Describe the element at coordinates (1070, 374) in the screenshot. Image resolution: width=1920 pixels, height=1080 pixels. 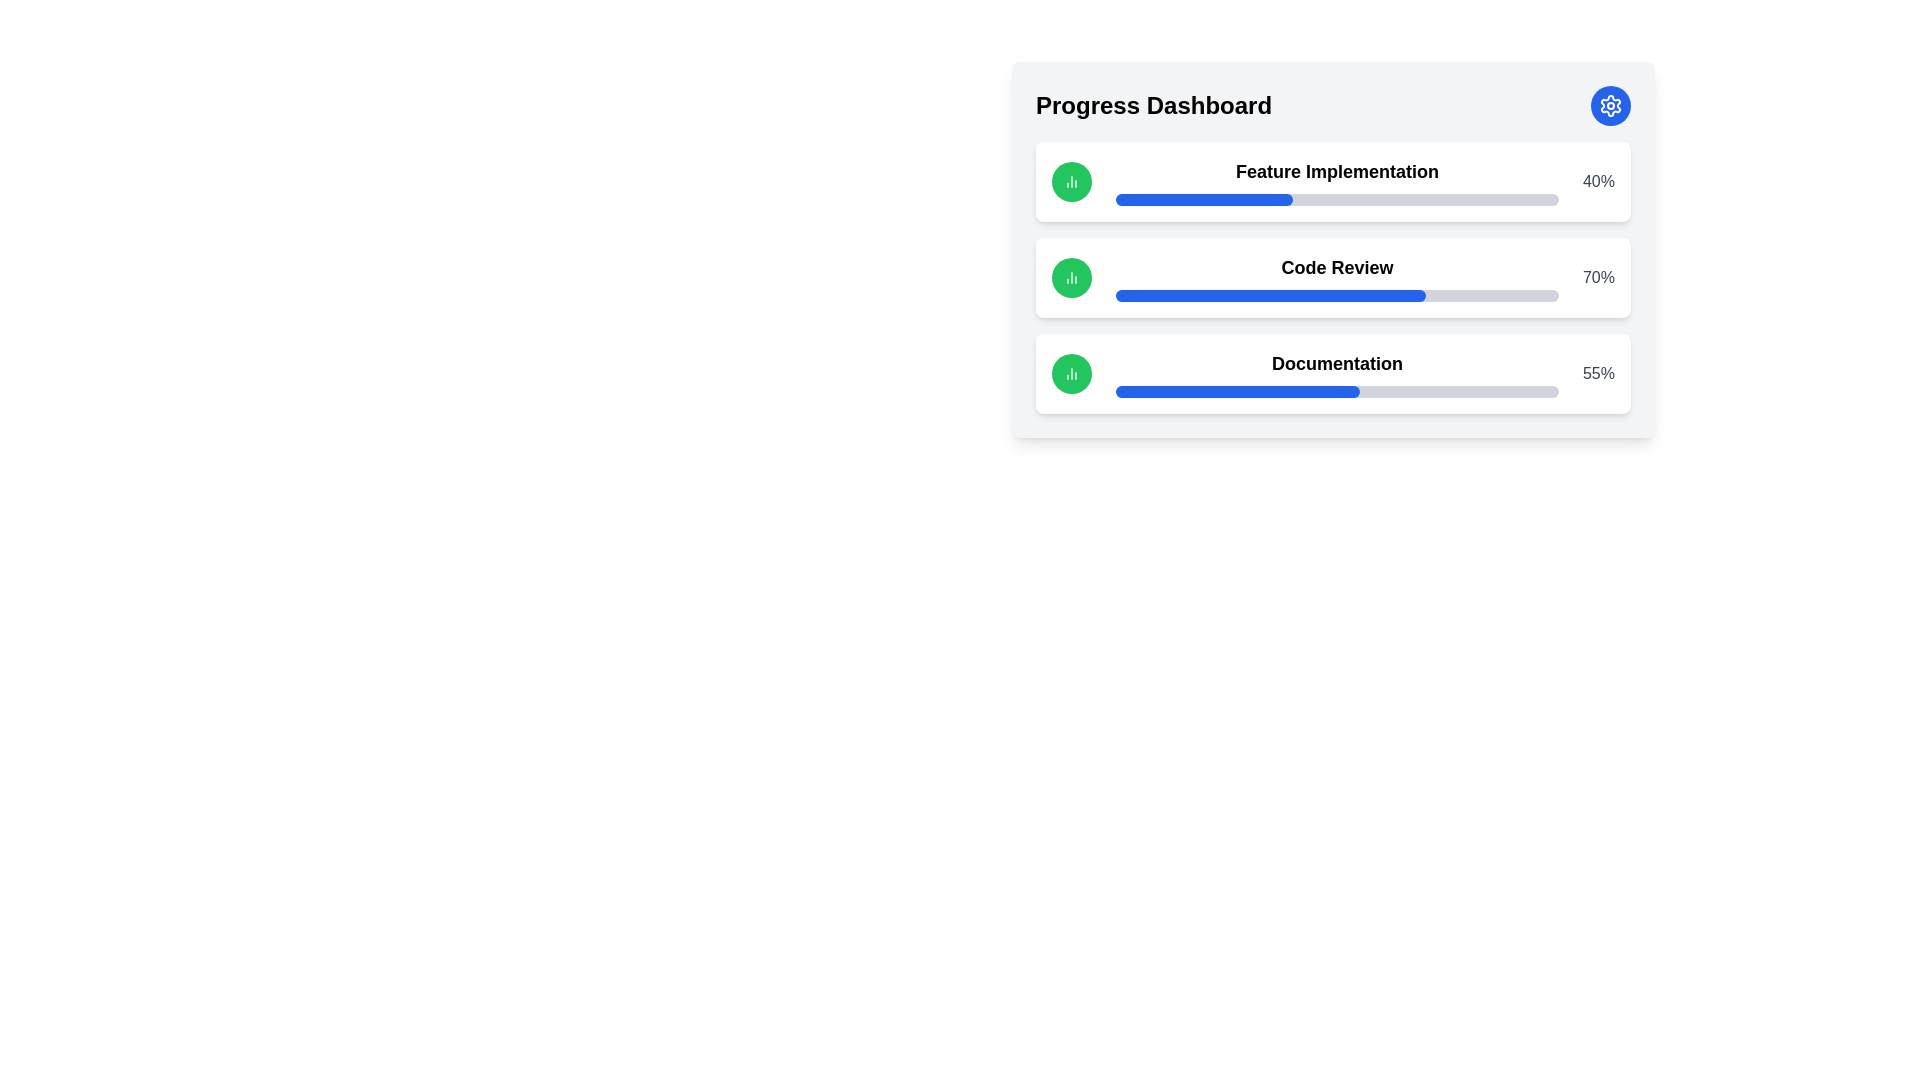
I see `the icon element representing the category for the progress bar labeled 'Documentation,' which is located within a circular green background and positioned at the bottom of a vertical group of three similar elements` at that location.